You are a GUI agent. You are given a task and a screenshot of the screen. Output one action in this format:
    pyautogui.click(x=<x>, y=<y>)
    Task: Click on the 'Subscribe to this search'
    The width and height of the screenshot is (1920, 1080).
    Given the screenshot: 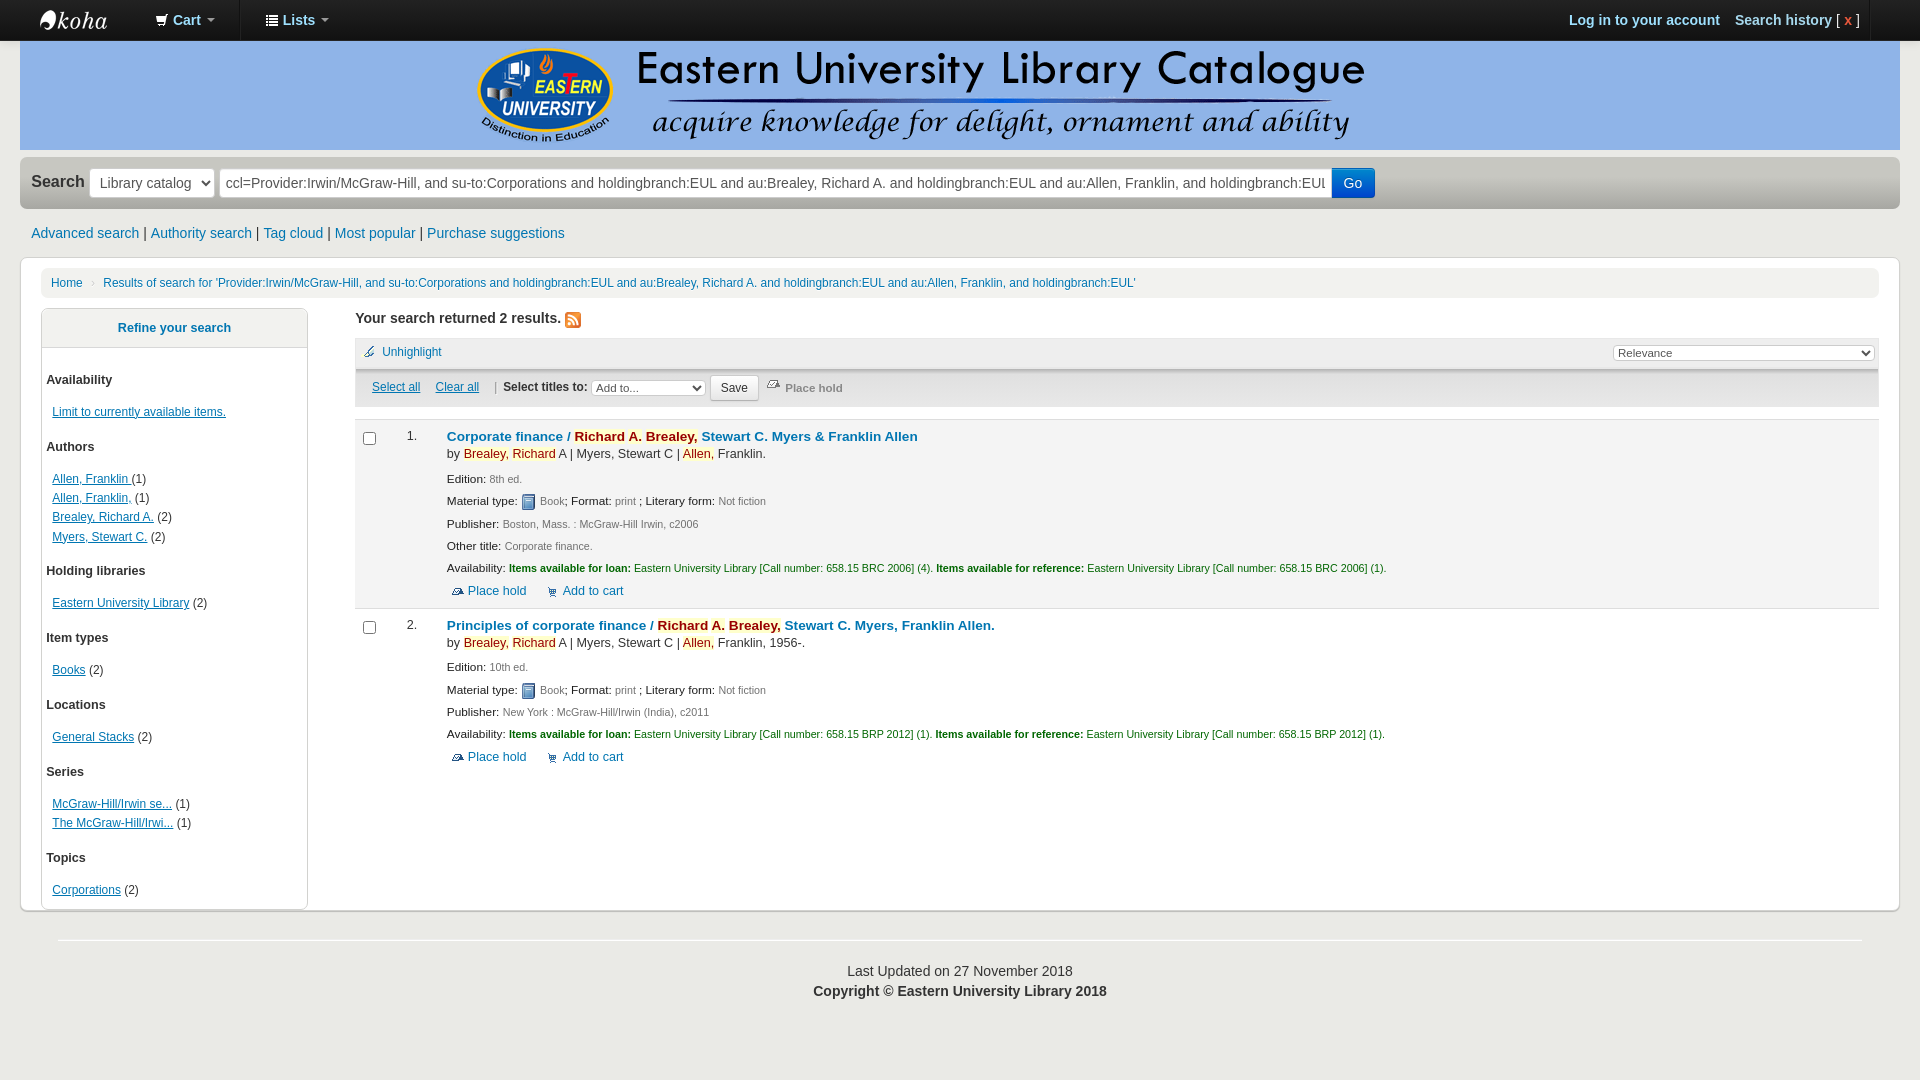 What is the action you would take?
    pyautogui.click(x=571, y=319)
    